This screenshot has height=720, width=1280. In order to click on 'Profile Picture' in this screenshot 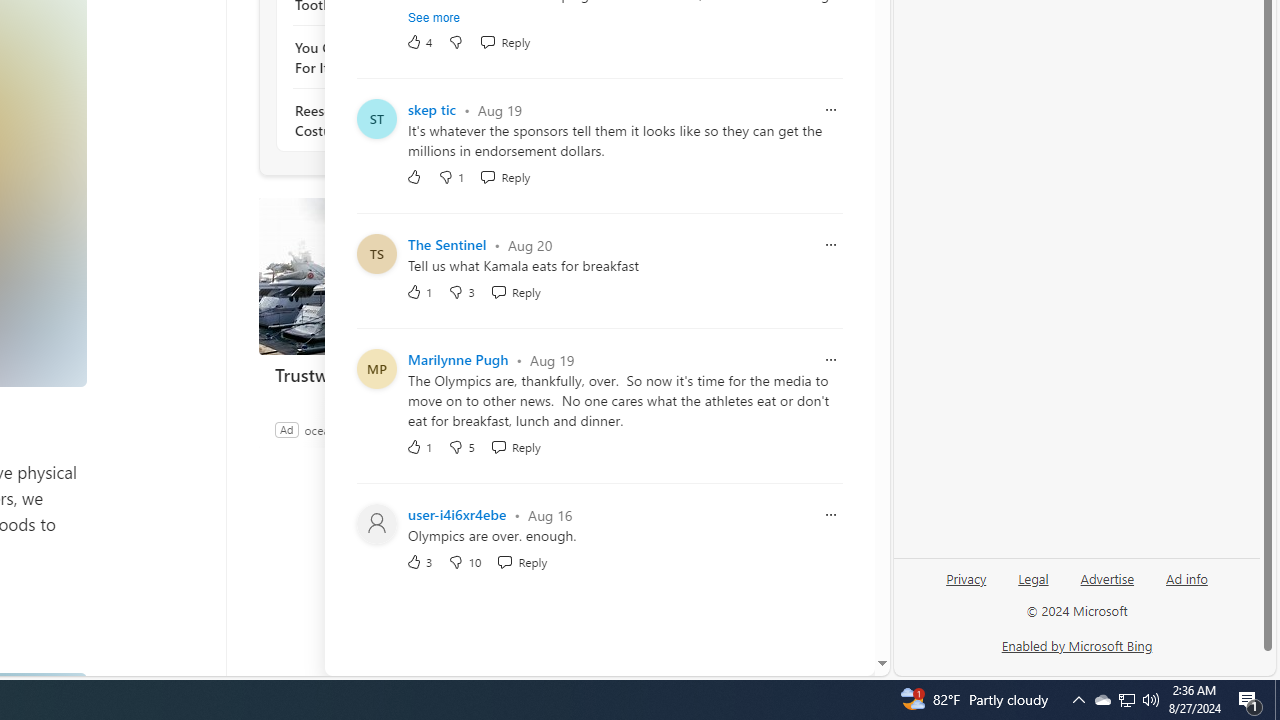, I will do `click(376, 523)`.